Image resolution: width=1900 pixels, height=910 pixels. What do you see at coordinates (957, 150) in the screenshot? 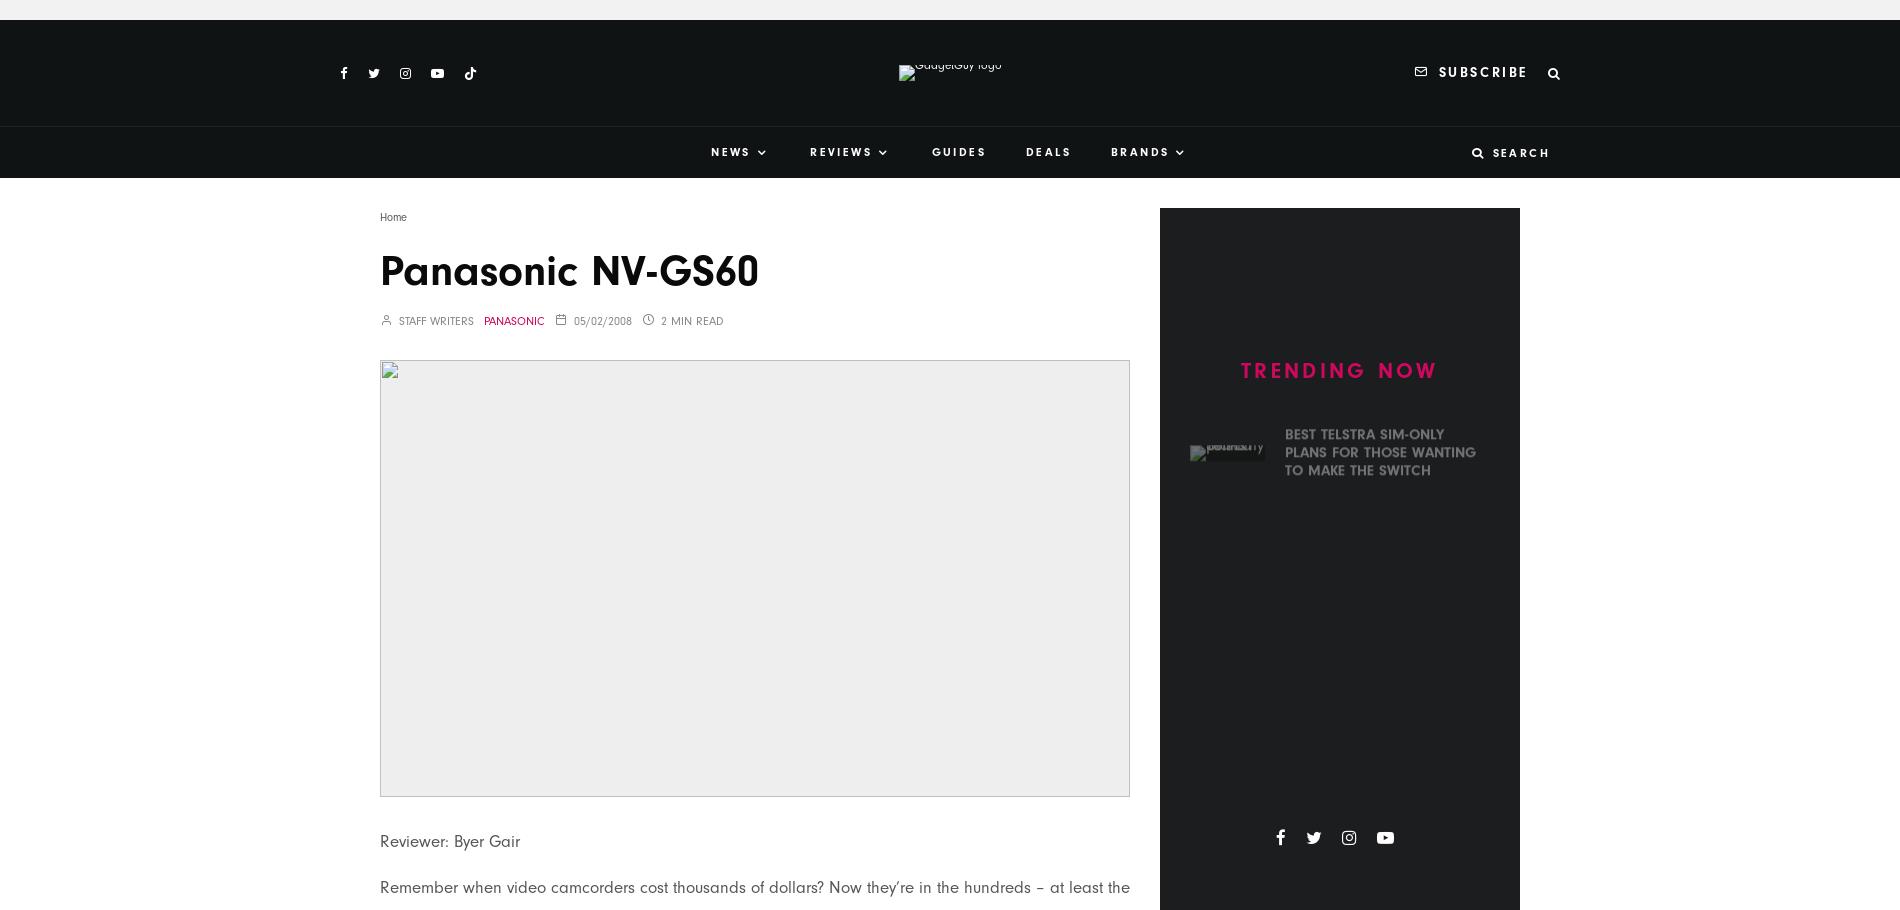
I see `'Guides'` at bounding box center [957, 150].